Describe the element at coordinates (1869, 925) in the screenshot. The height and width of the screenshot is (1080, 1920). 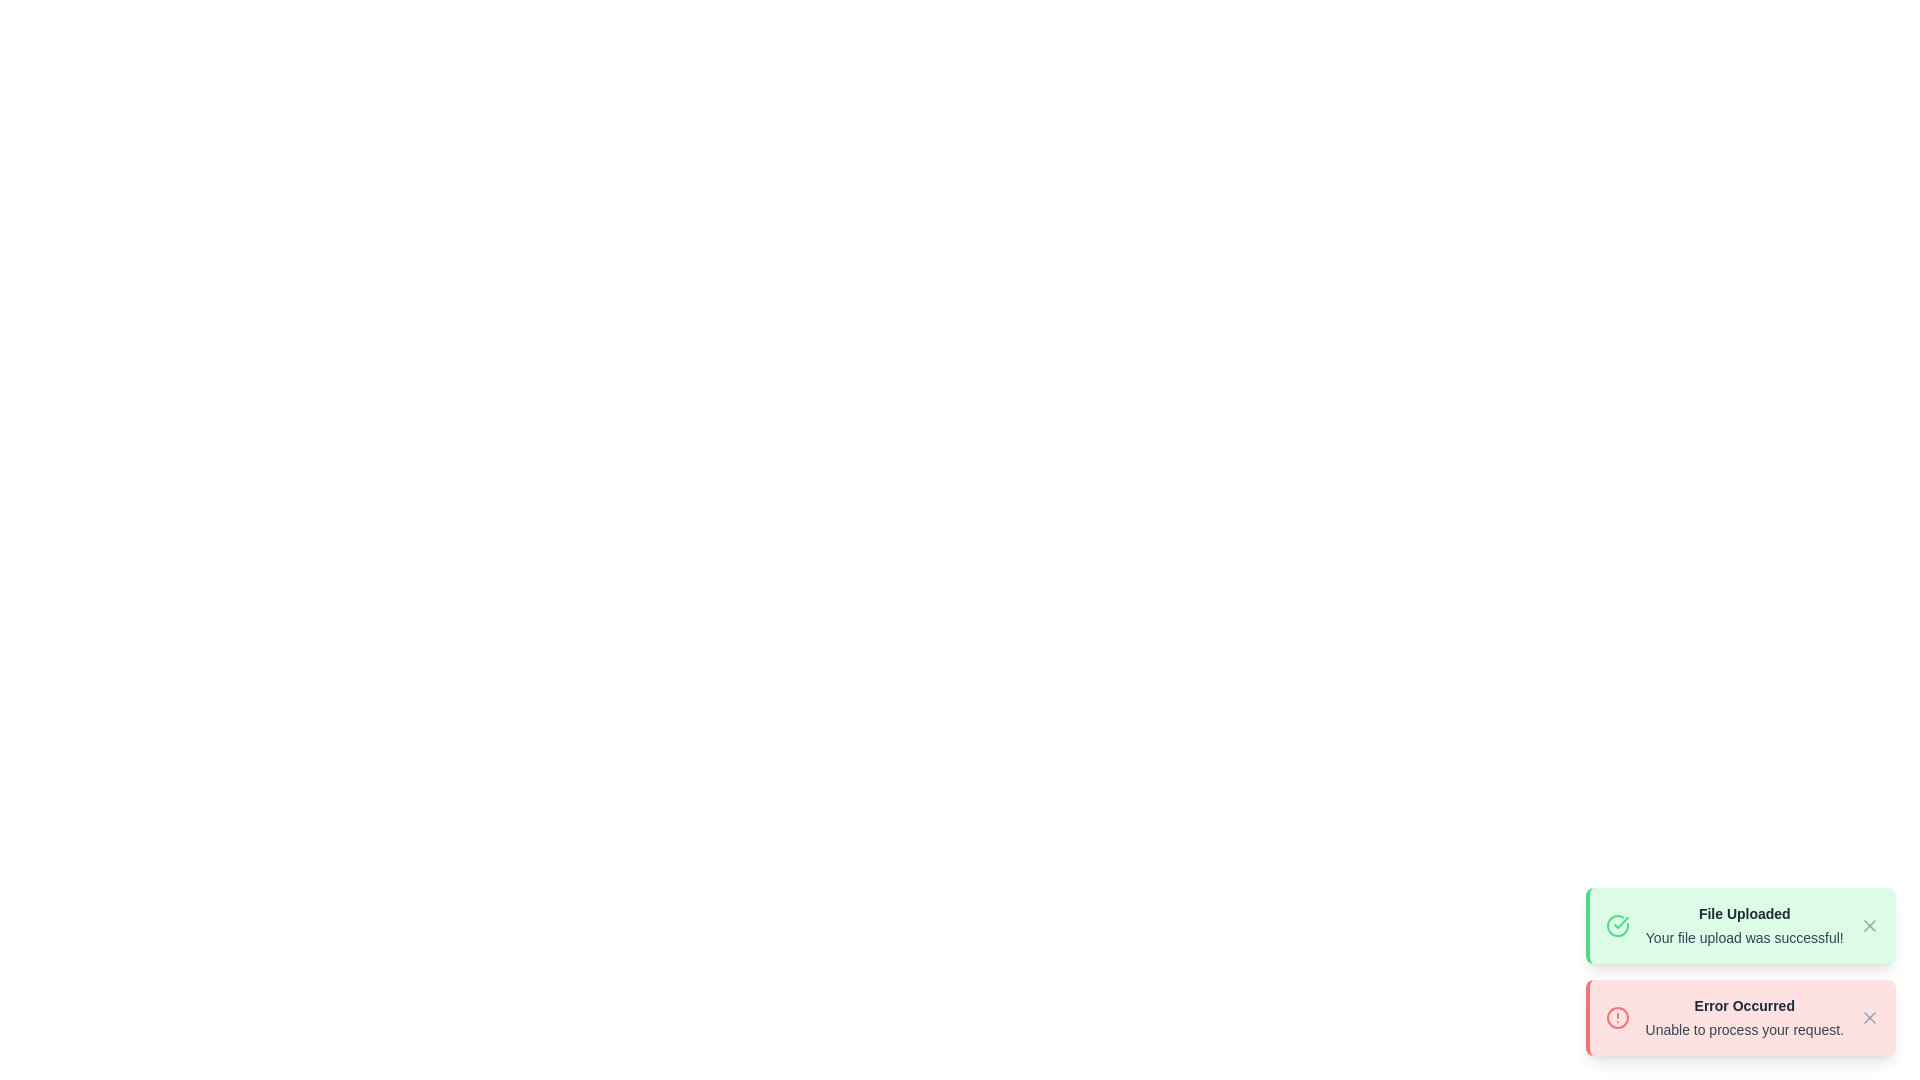
I see `the stylized cross icon within the SVG element in the top-right corner of the interactive message box` at that location.